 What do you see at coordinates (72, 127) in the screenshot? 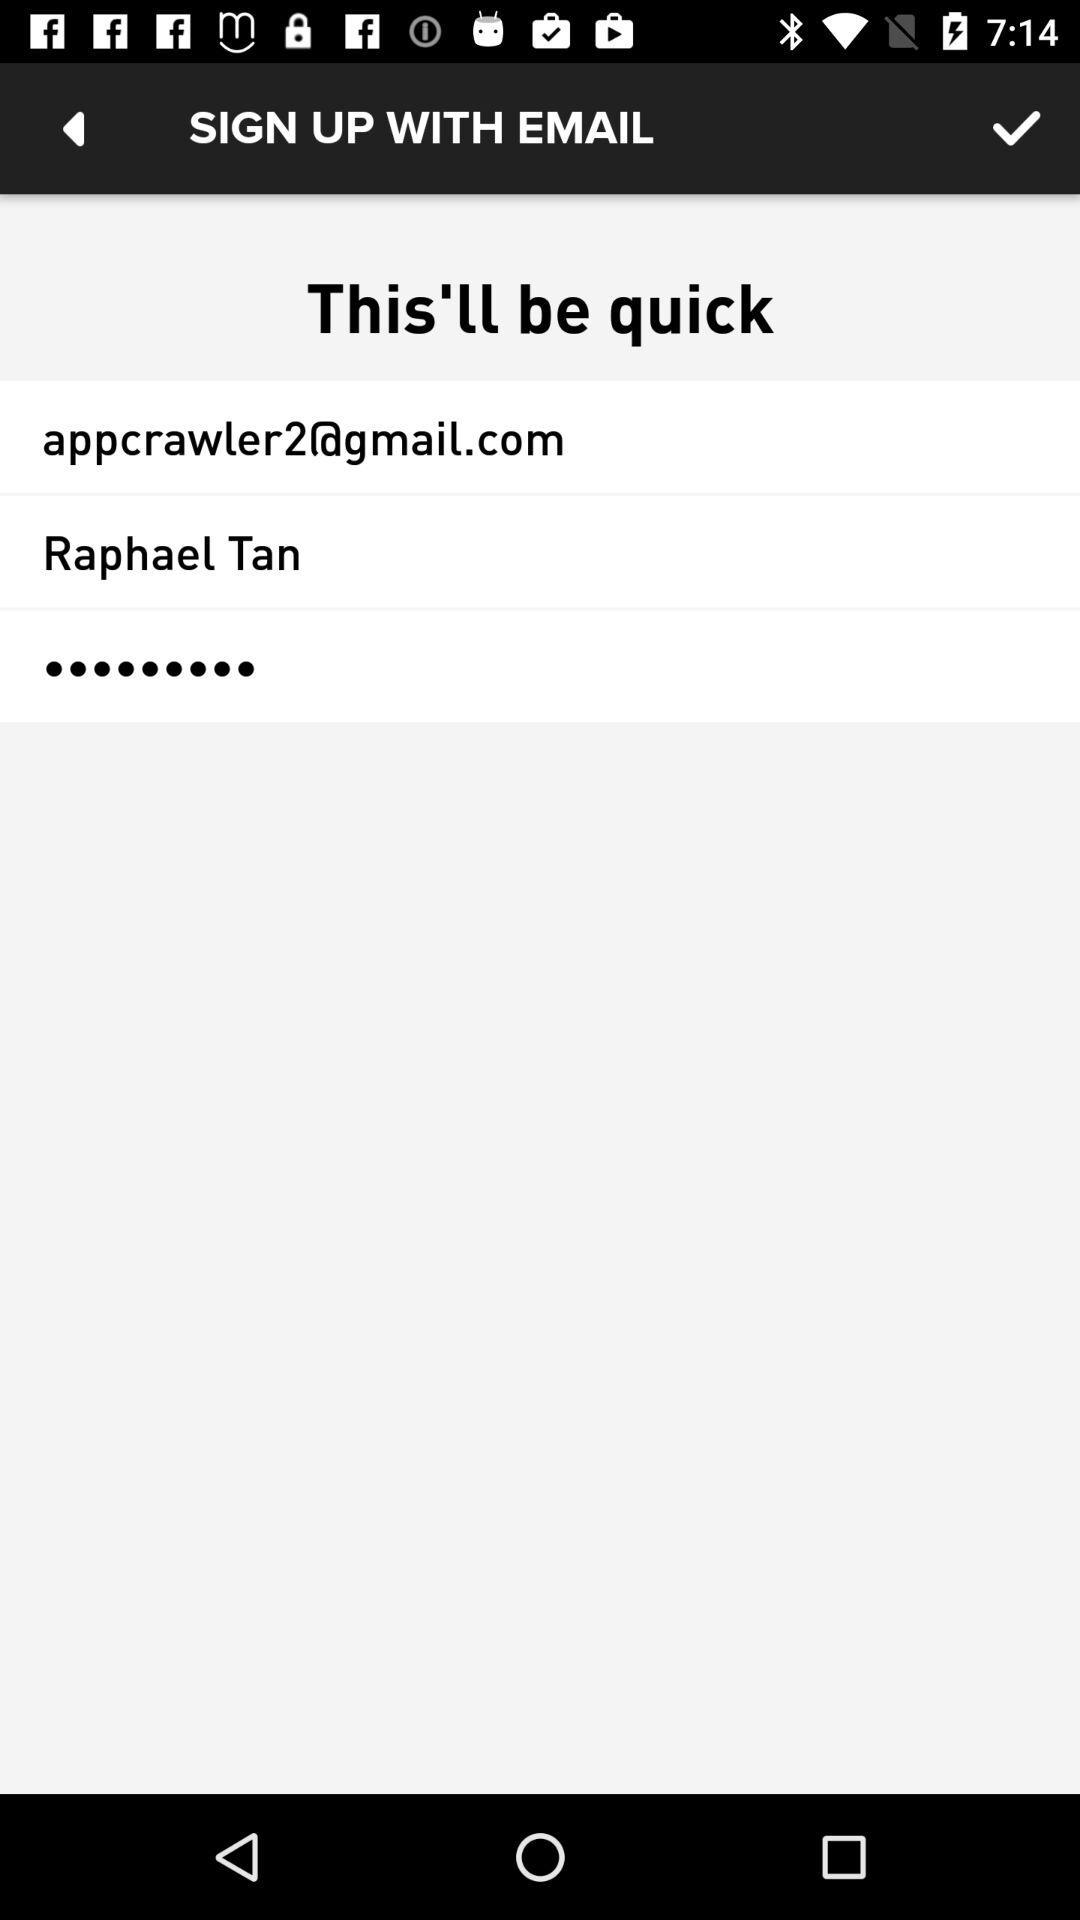
I see `the icon at the top left corner` at bounding box center [72, 127].